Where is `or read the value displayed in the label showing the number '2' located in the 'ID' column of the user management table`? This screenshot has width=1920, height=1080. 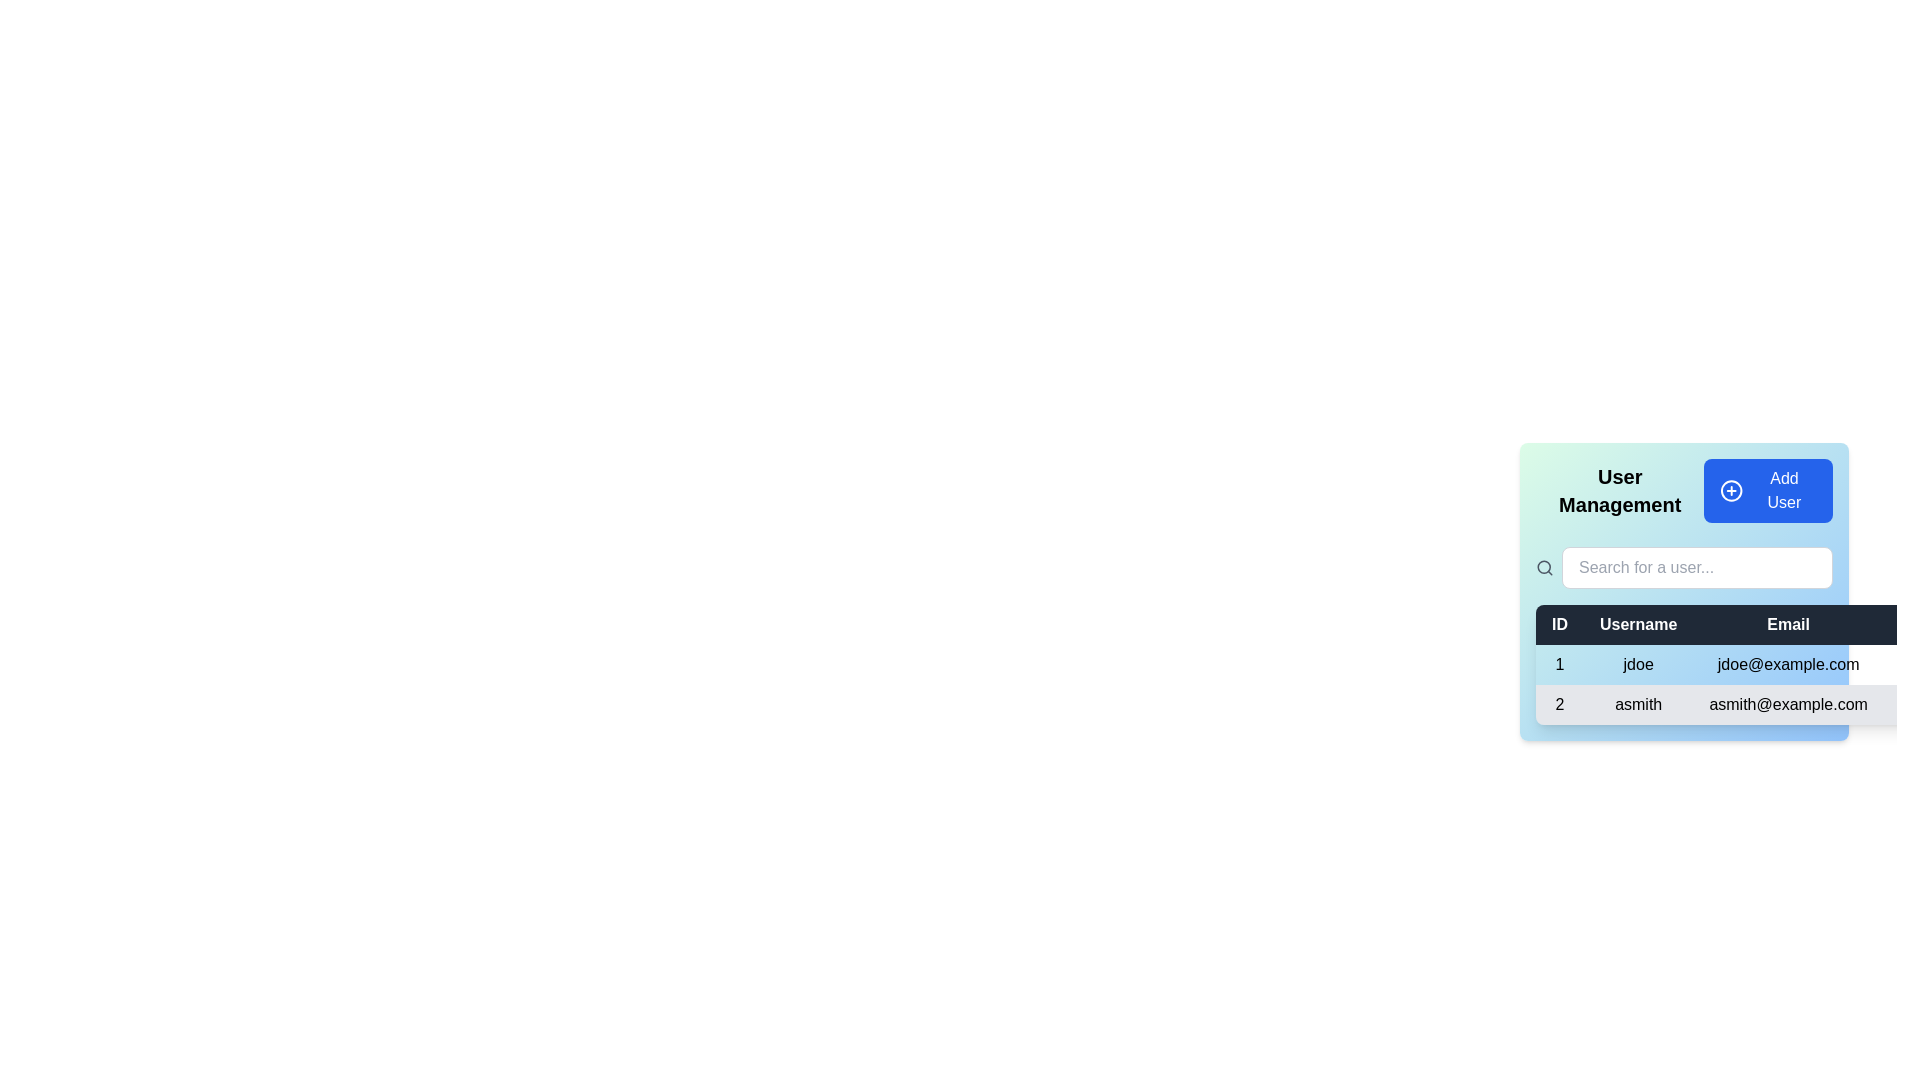
or read the value displayed in the label showing the number '2' located in the 'ID' column of the user management table is located at coordinates (1559, 704).